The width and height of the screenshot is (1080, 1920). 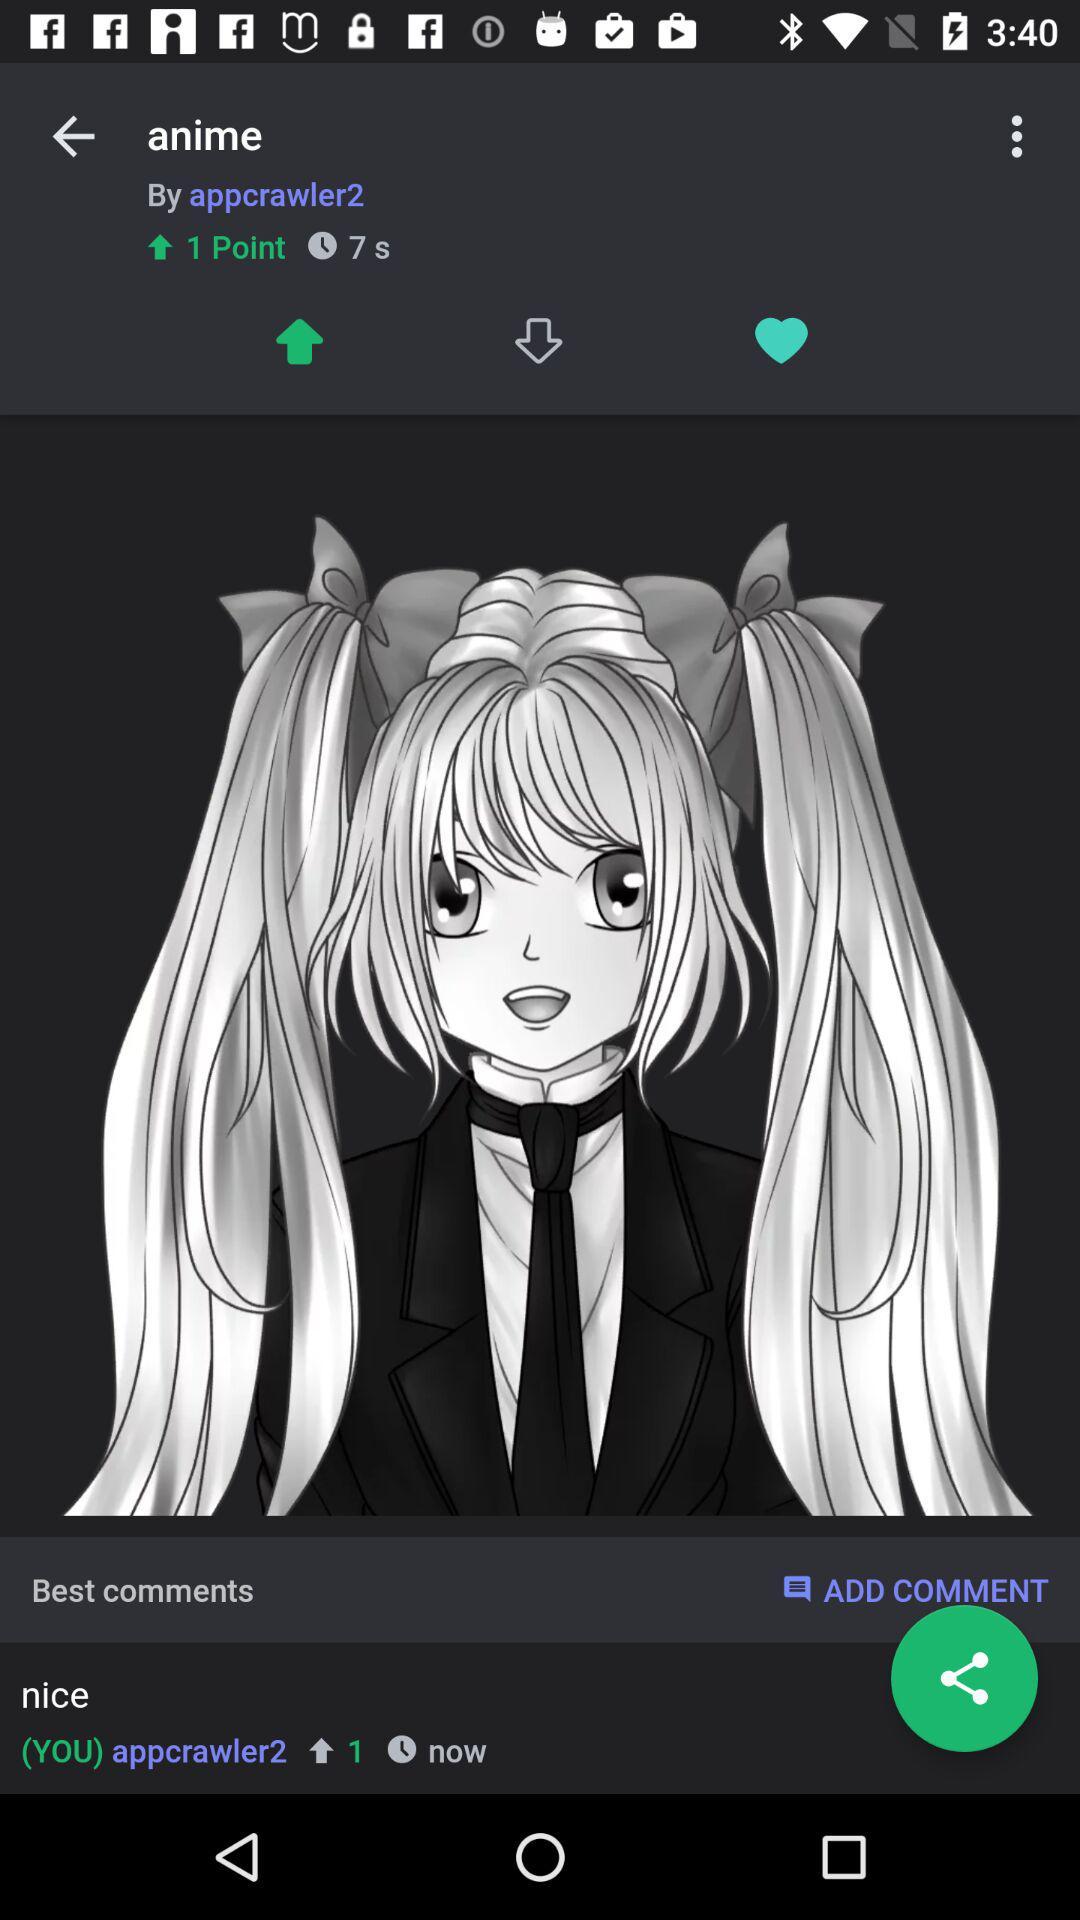 What do you see at coordinates (298, 341) in the screenshot?
I see `to up arrow` at bounding box center [298, 341].